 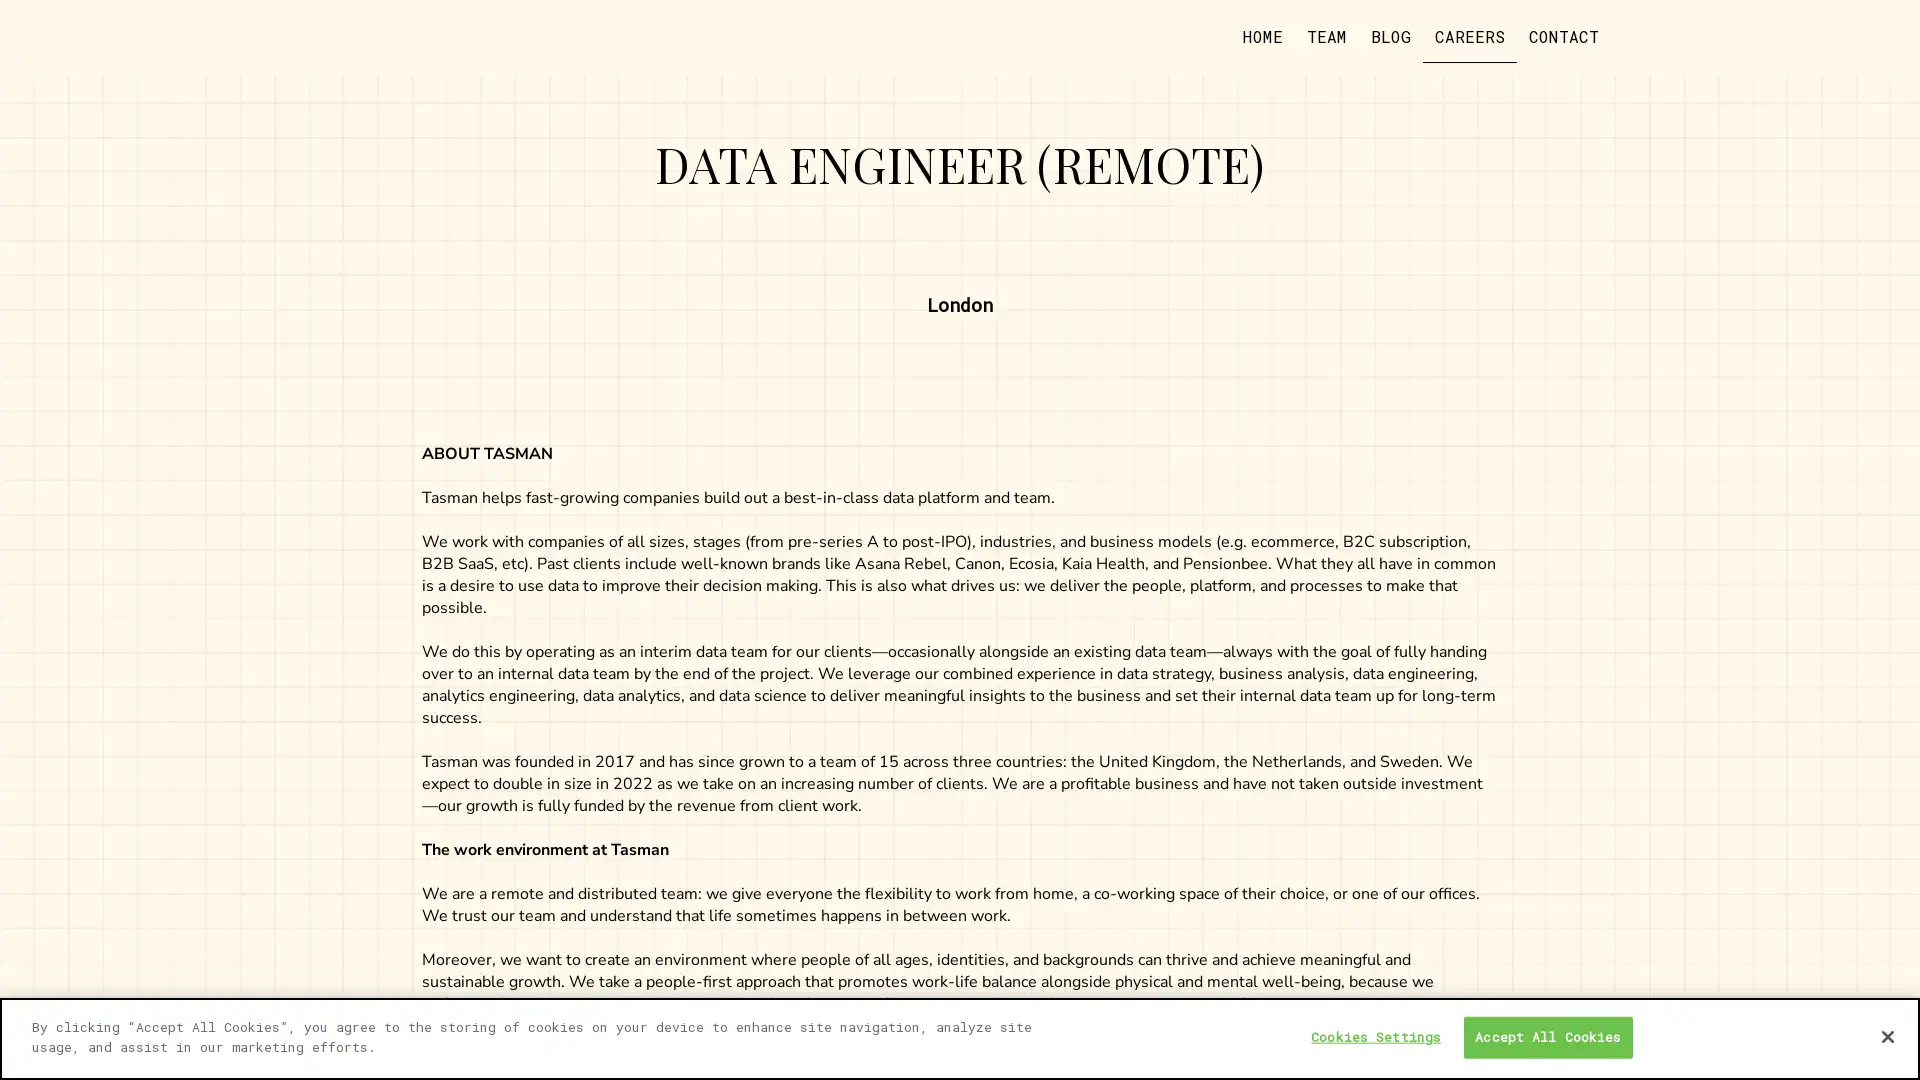 What do you see at coordinates (1375, 1036) in the screenshot?
I see `Cookies Settings` at bounding box center [1375, 1036].